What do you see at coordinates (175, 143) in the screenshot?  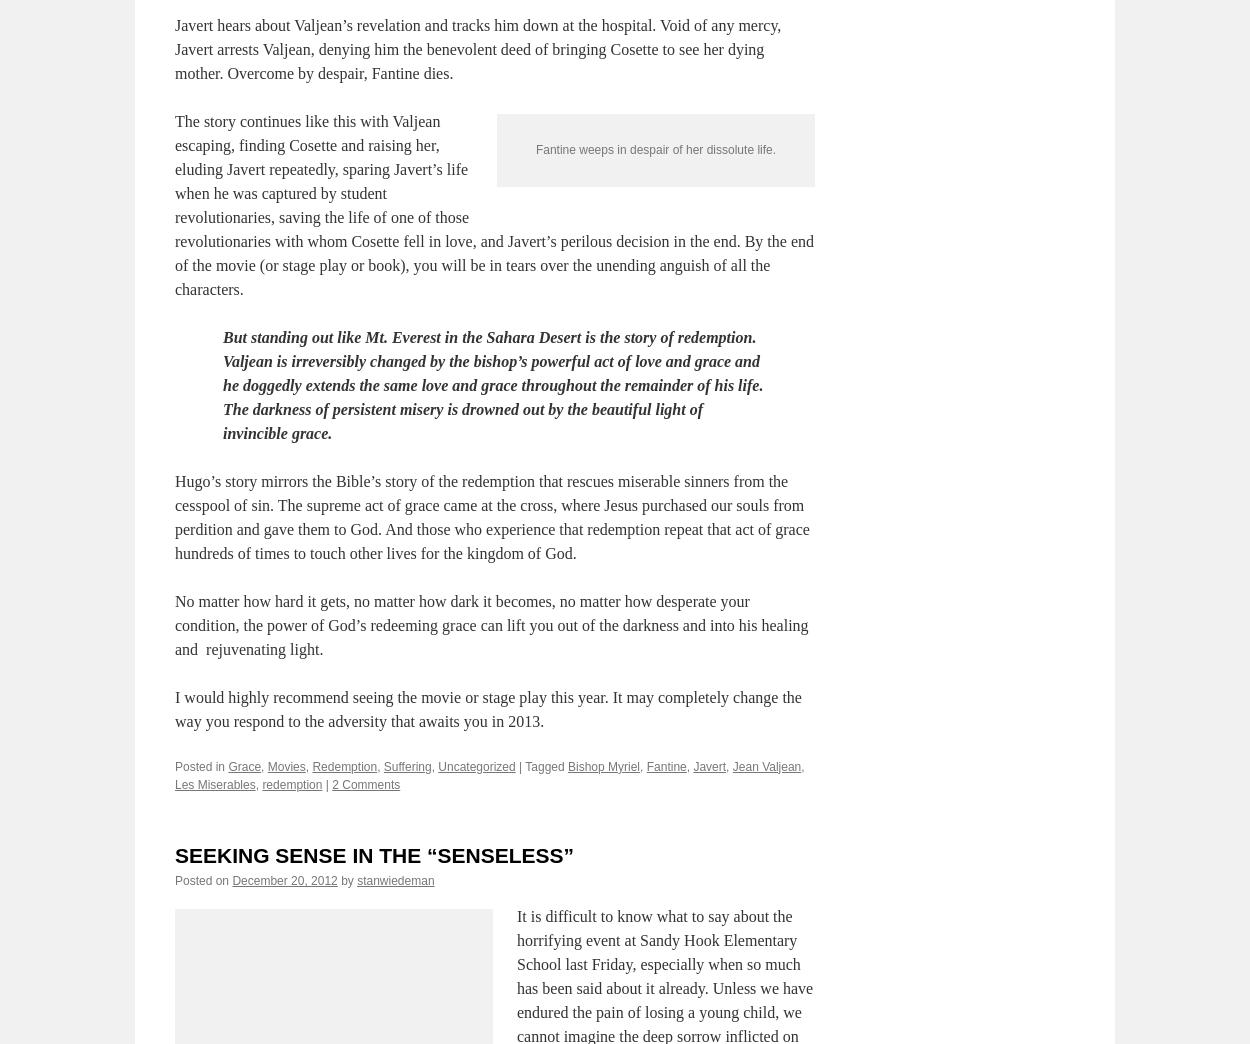 I see `'Javert hears about Valjean’s revelation and tracks him down at the hospital. Void of any mercy, Javert arrests Valjean, denying him the benevolent deed of bringing Cosette to see her dying mother. Overcome by despair, Fantine dies.'` at bounding box center [175, 143].